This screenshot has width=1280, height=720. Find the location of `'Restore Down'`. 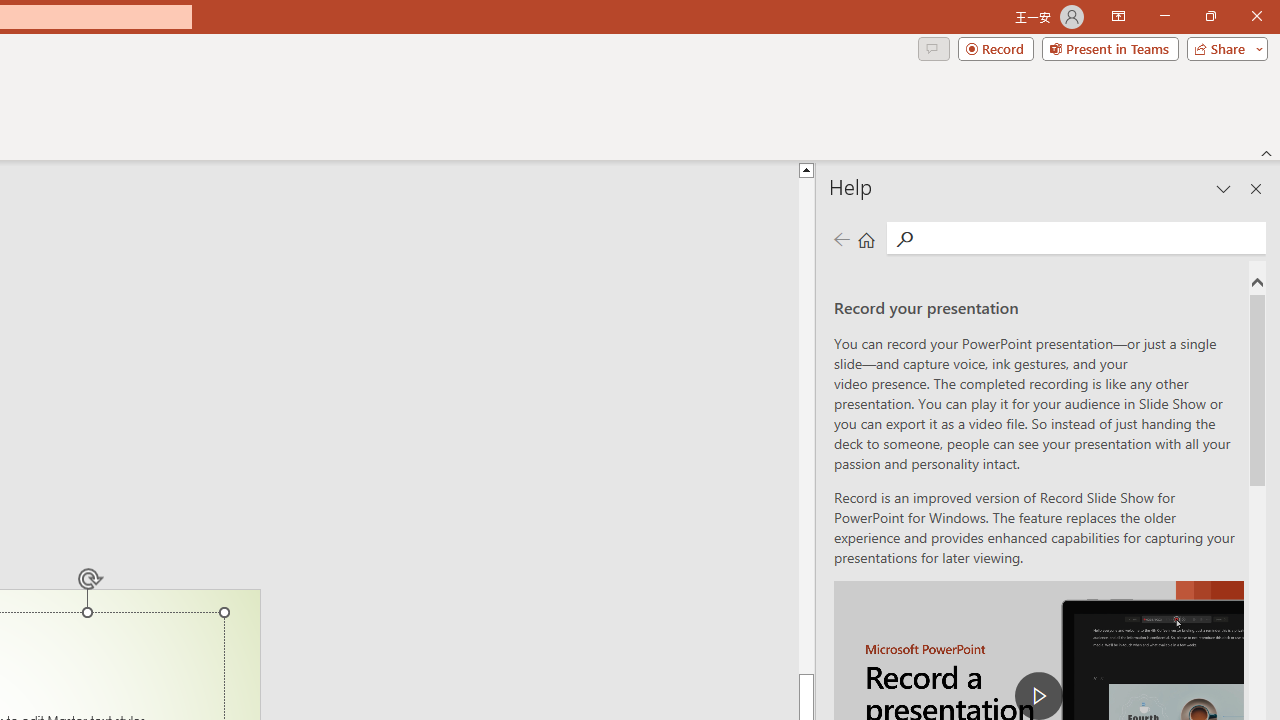

'Restore Down' is located at coordinates (1209, 16).